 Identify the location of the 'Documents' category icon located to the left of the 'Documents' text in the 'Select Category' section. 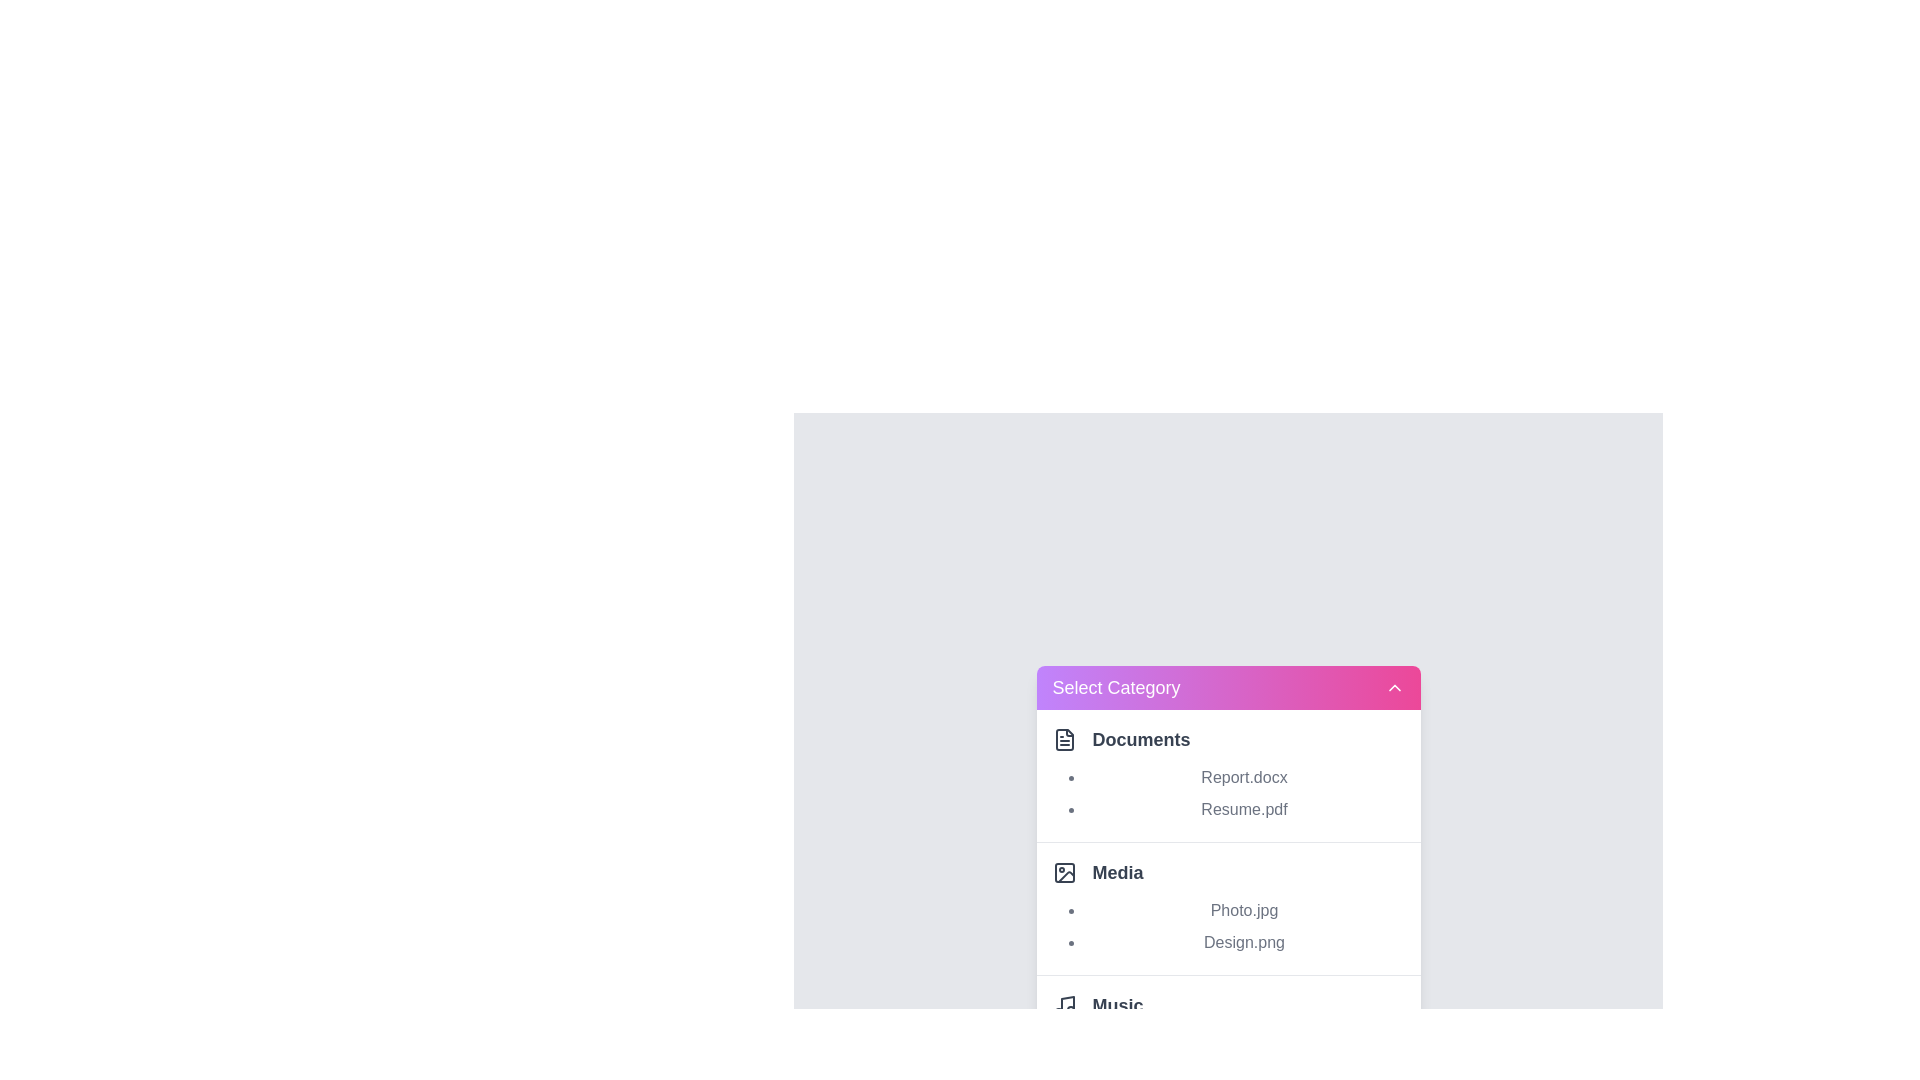
(1063, 739).